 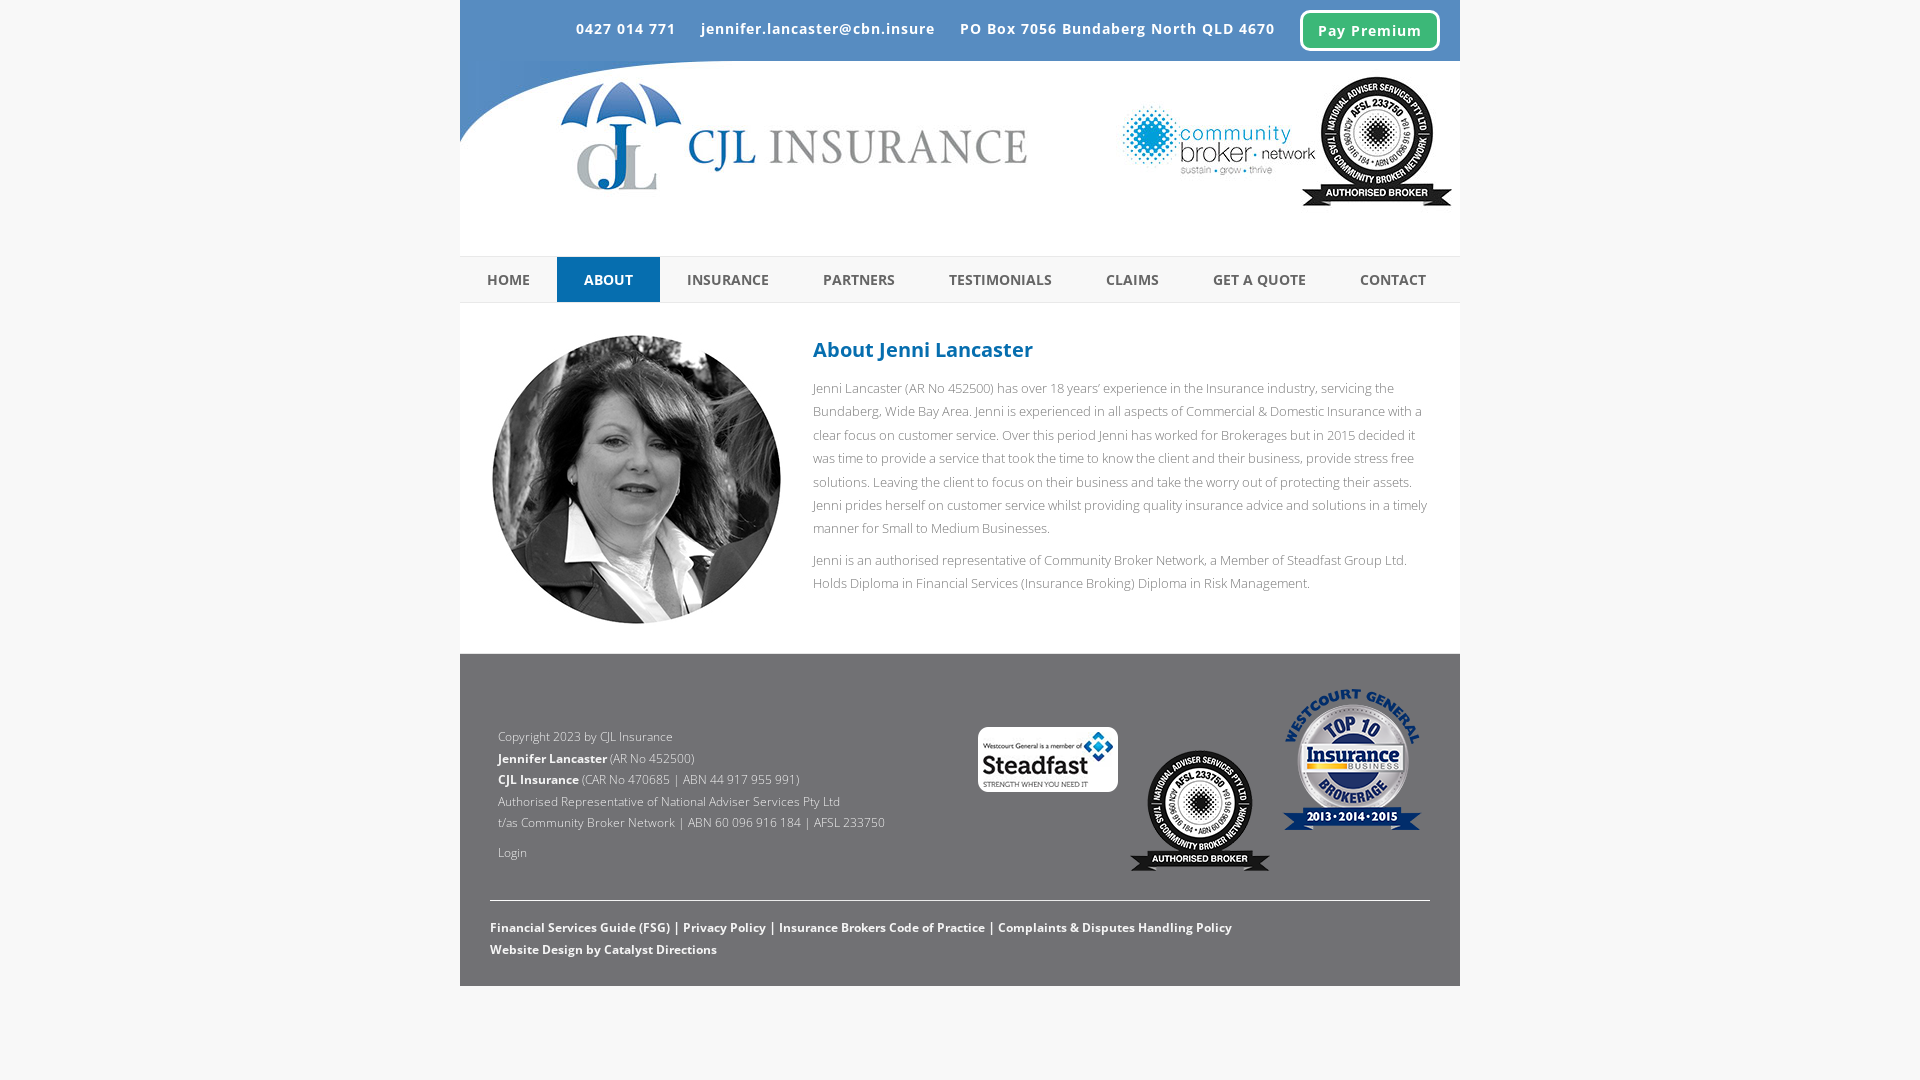 What do you see at coordinates (607, 279) in the screenshot?
I see `'ABOUT'` at bounding box center [607, 279].